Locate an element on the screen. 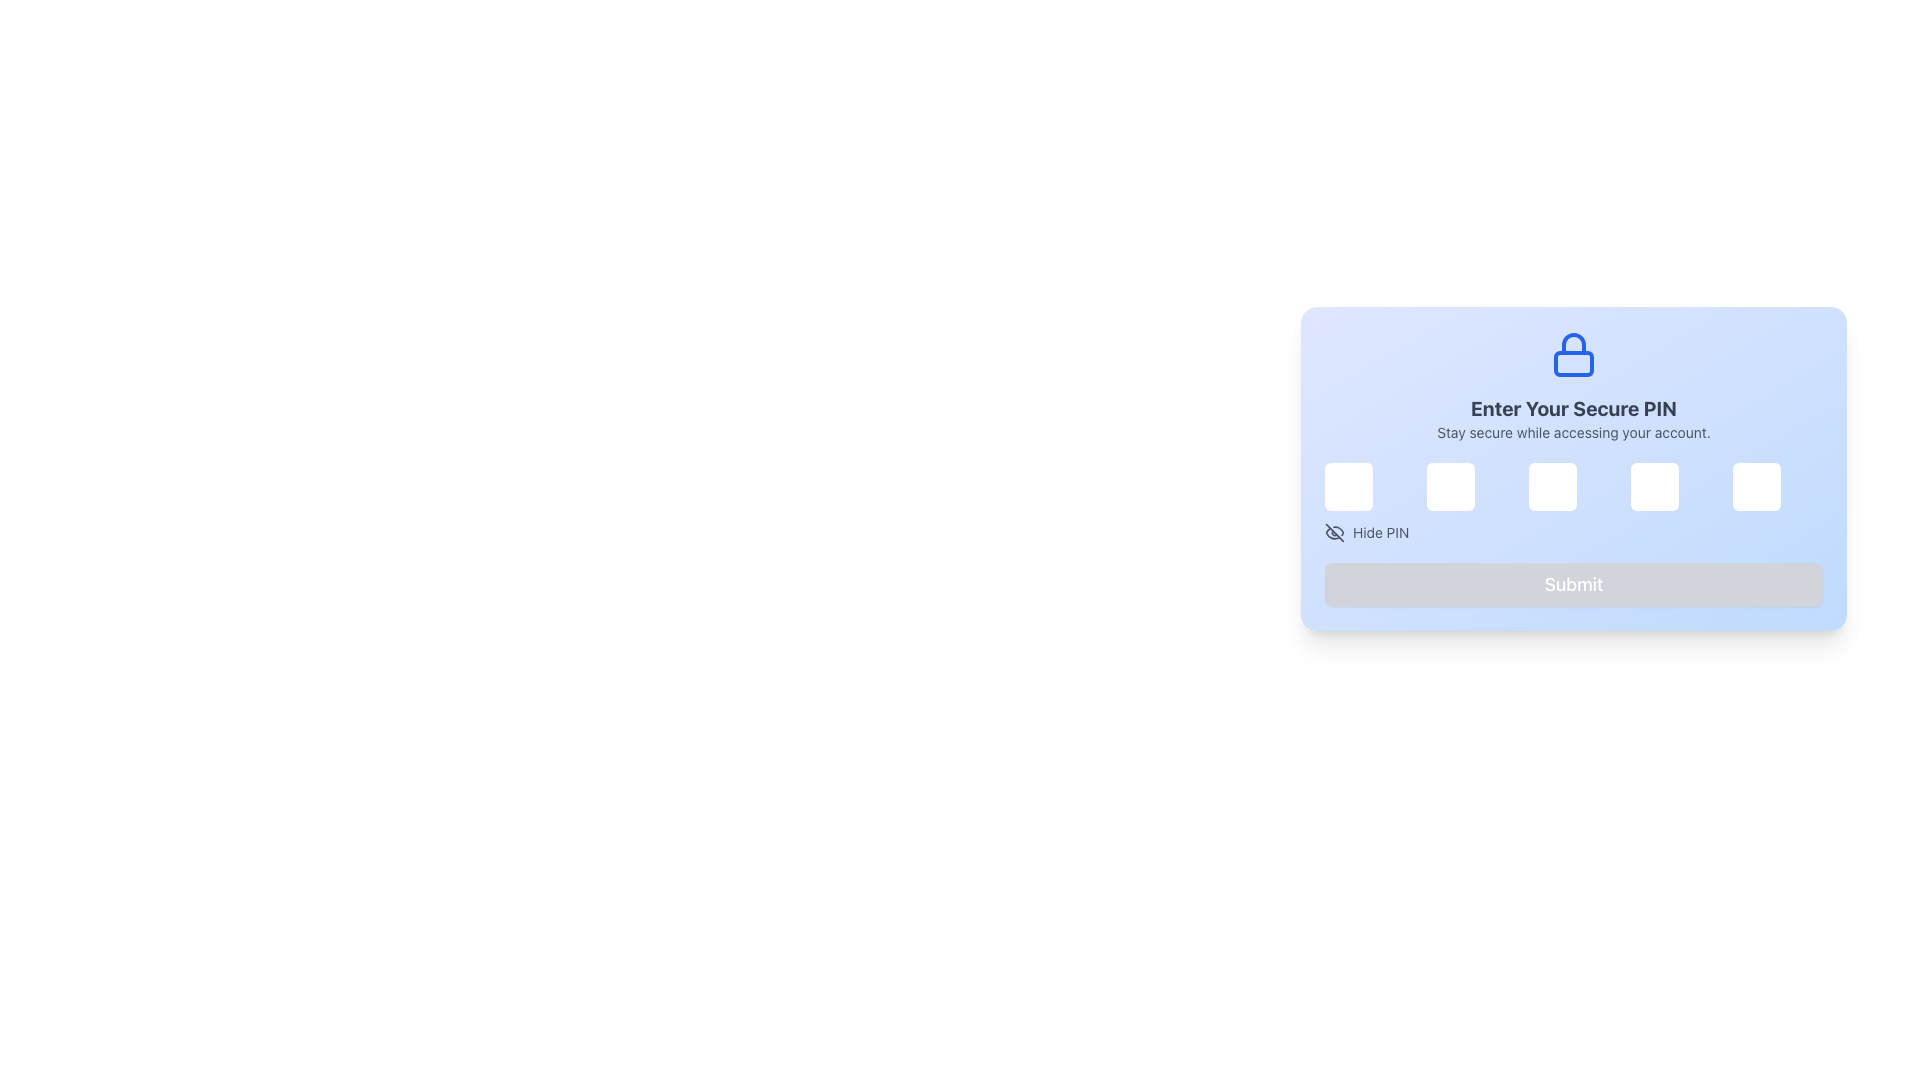 The width and height of the screenshot is (1920, 1080). the submit button located at the bottom of the PIN entry form to attempt submission of the entered PIN is located at coordinates (1573, 585).